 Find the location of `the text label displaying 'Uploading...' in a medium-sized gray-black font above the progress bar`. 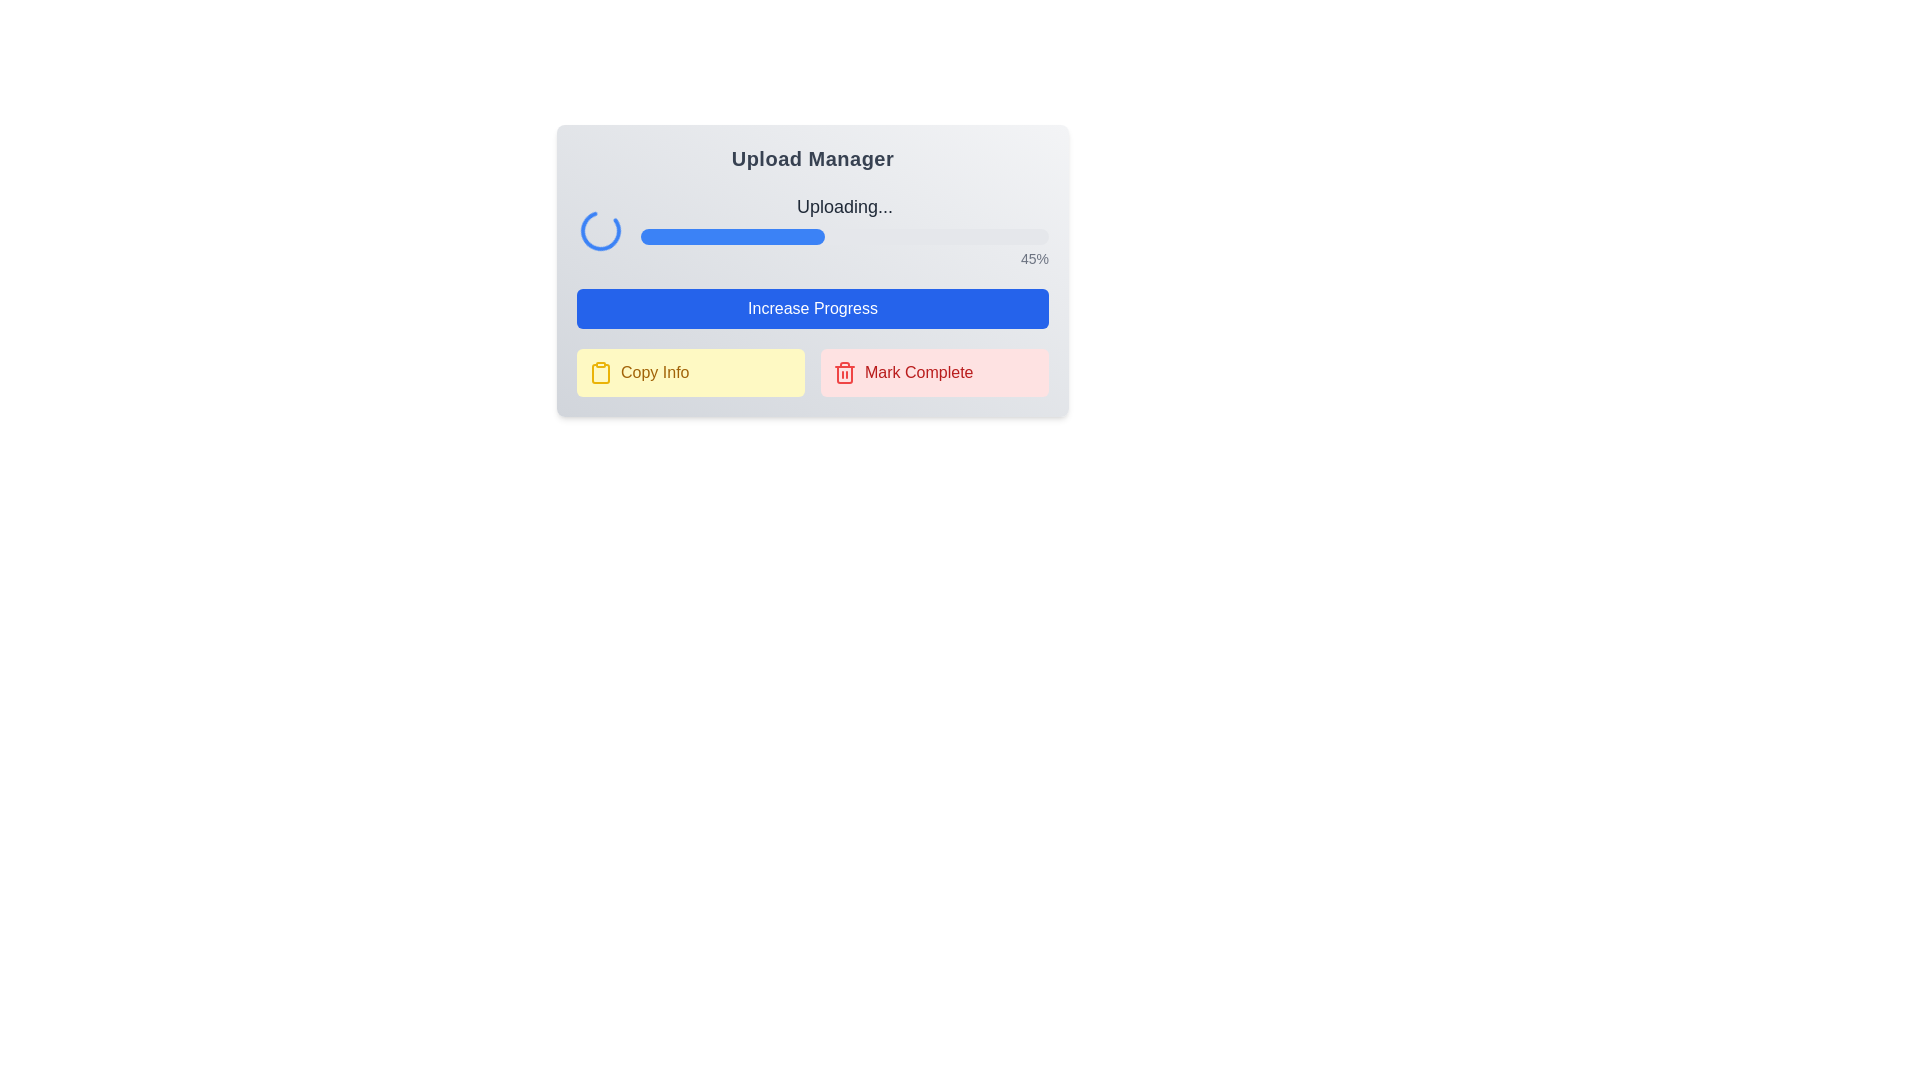

the text label displaying 'Uploading...' in a medium-sized gray-black font above the progress bar is located at coordinates (844, 207).